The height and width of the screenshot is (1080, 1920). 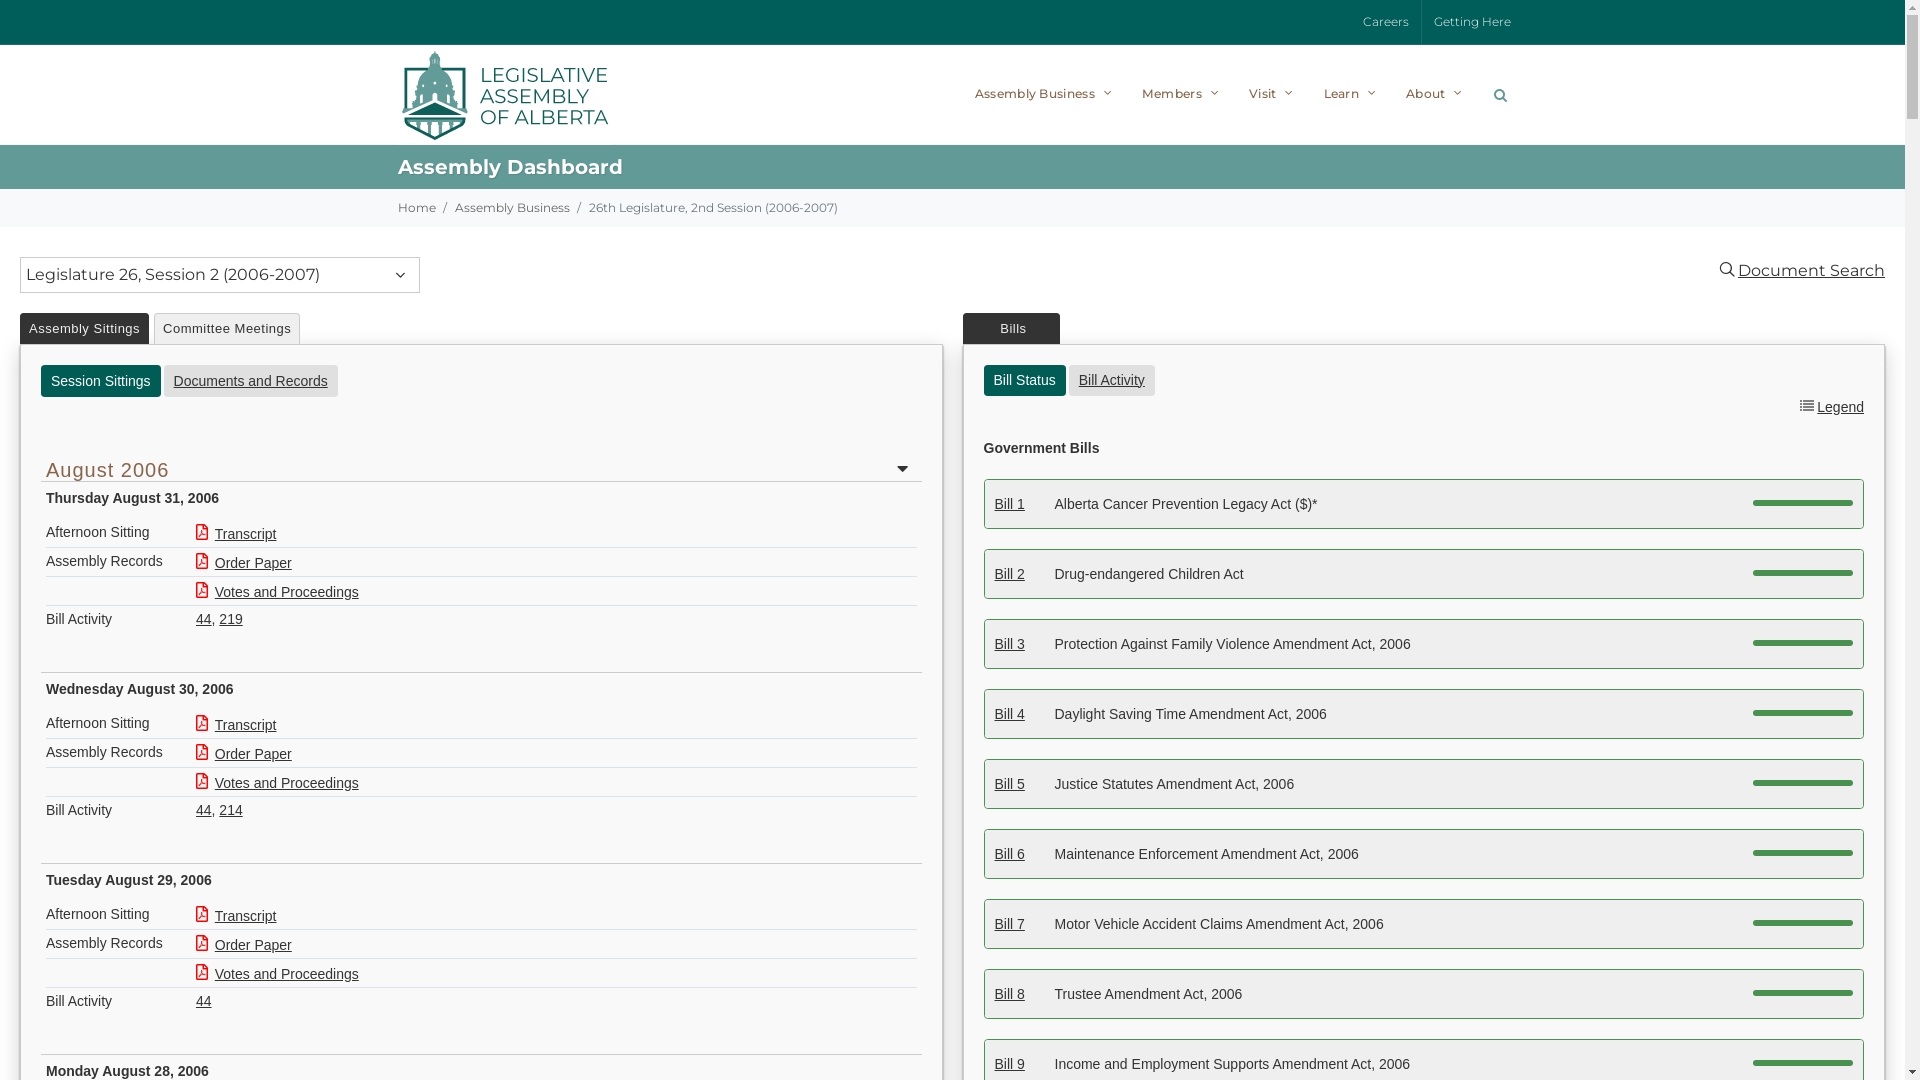 I want to click on 'Bill Activity', so click(x=1111, y=379).